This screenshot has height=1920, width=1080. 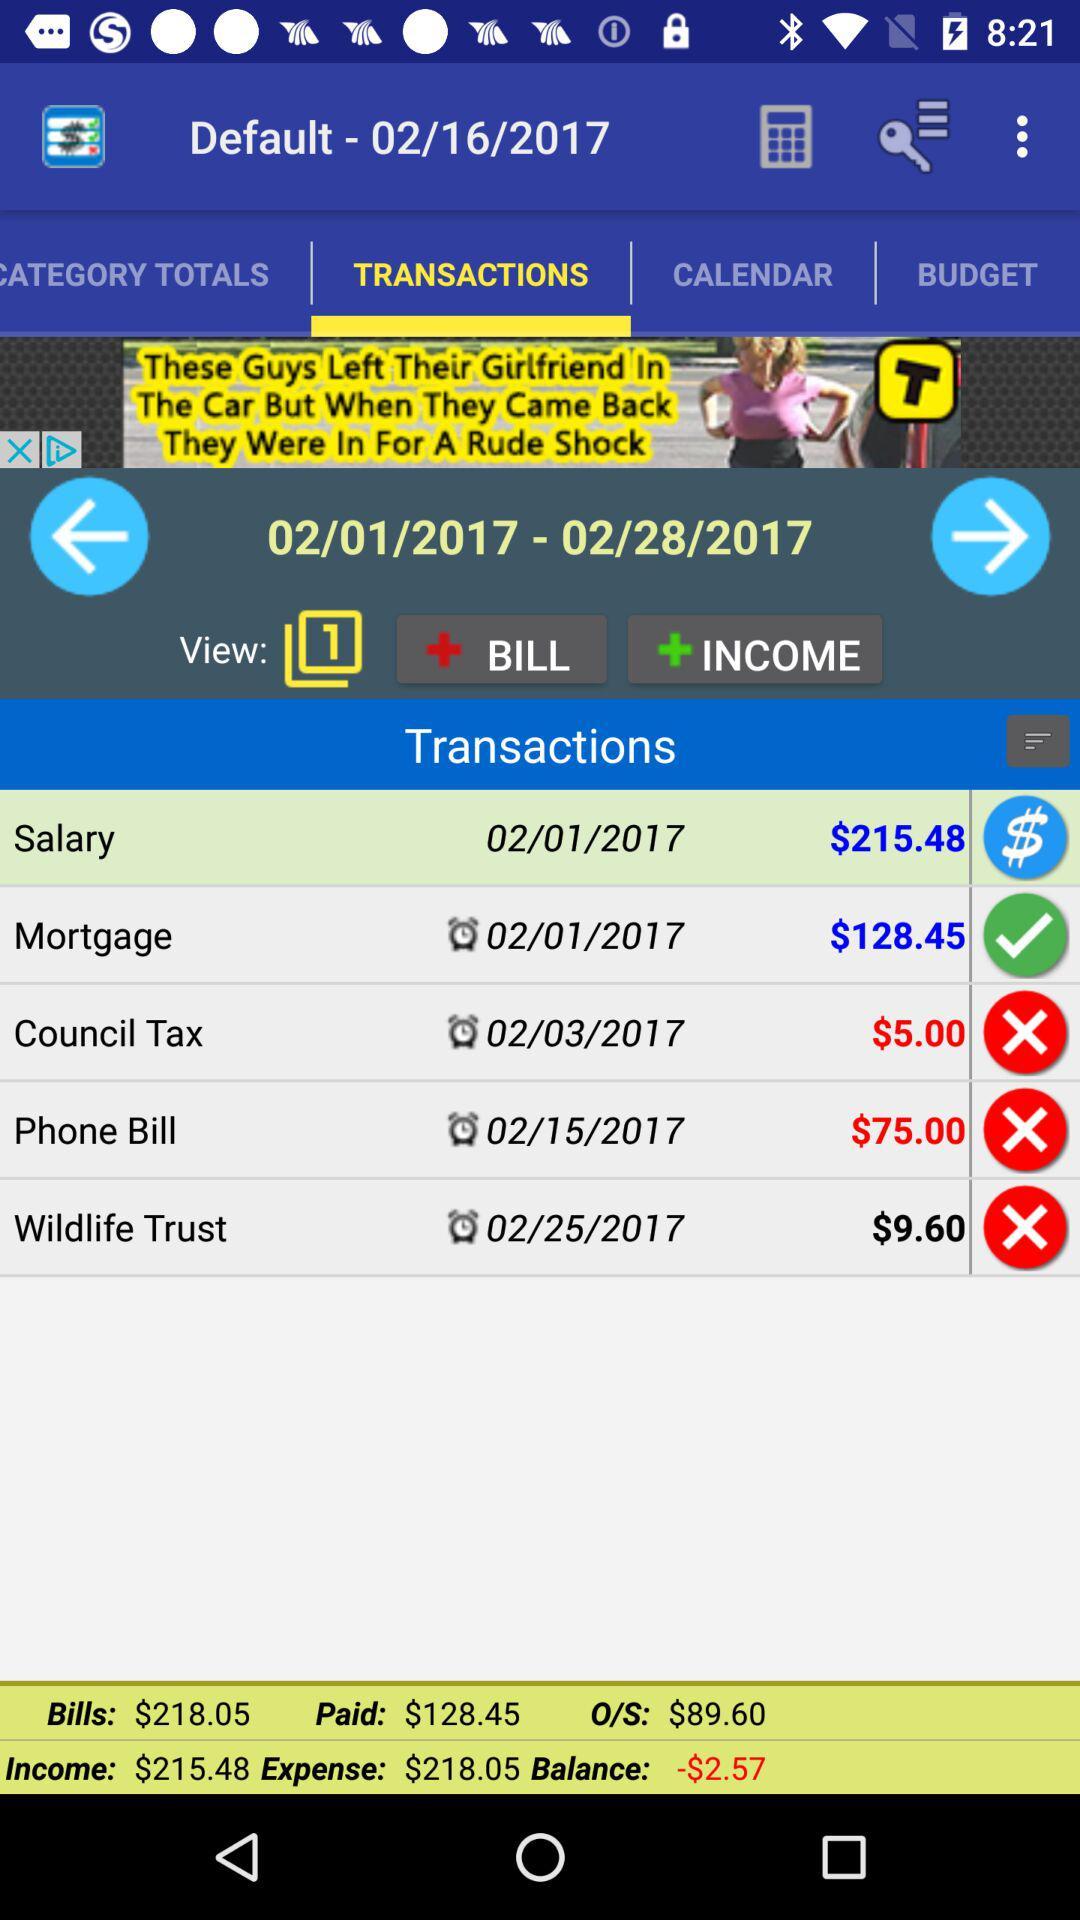 I want to click on previous month 's bill, so click(x=88, y=536).